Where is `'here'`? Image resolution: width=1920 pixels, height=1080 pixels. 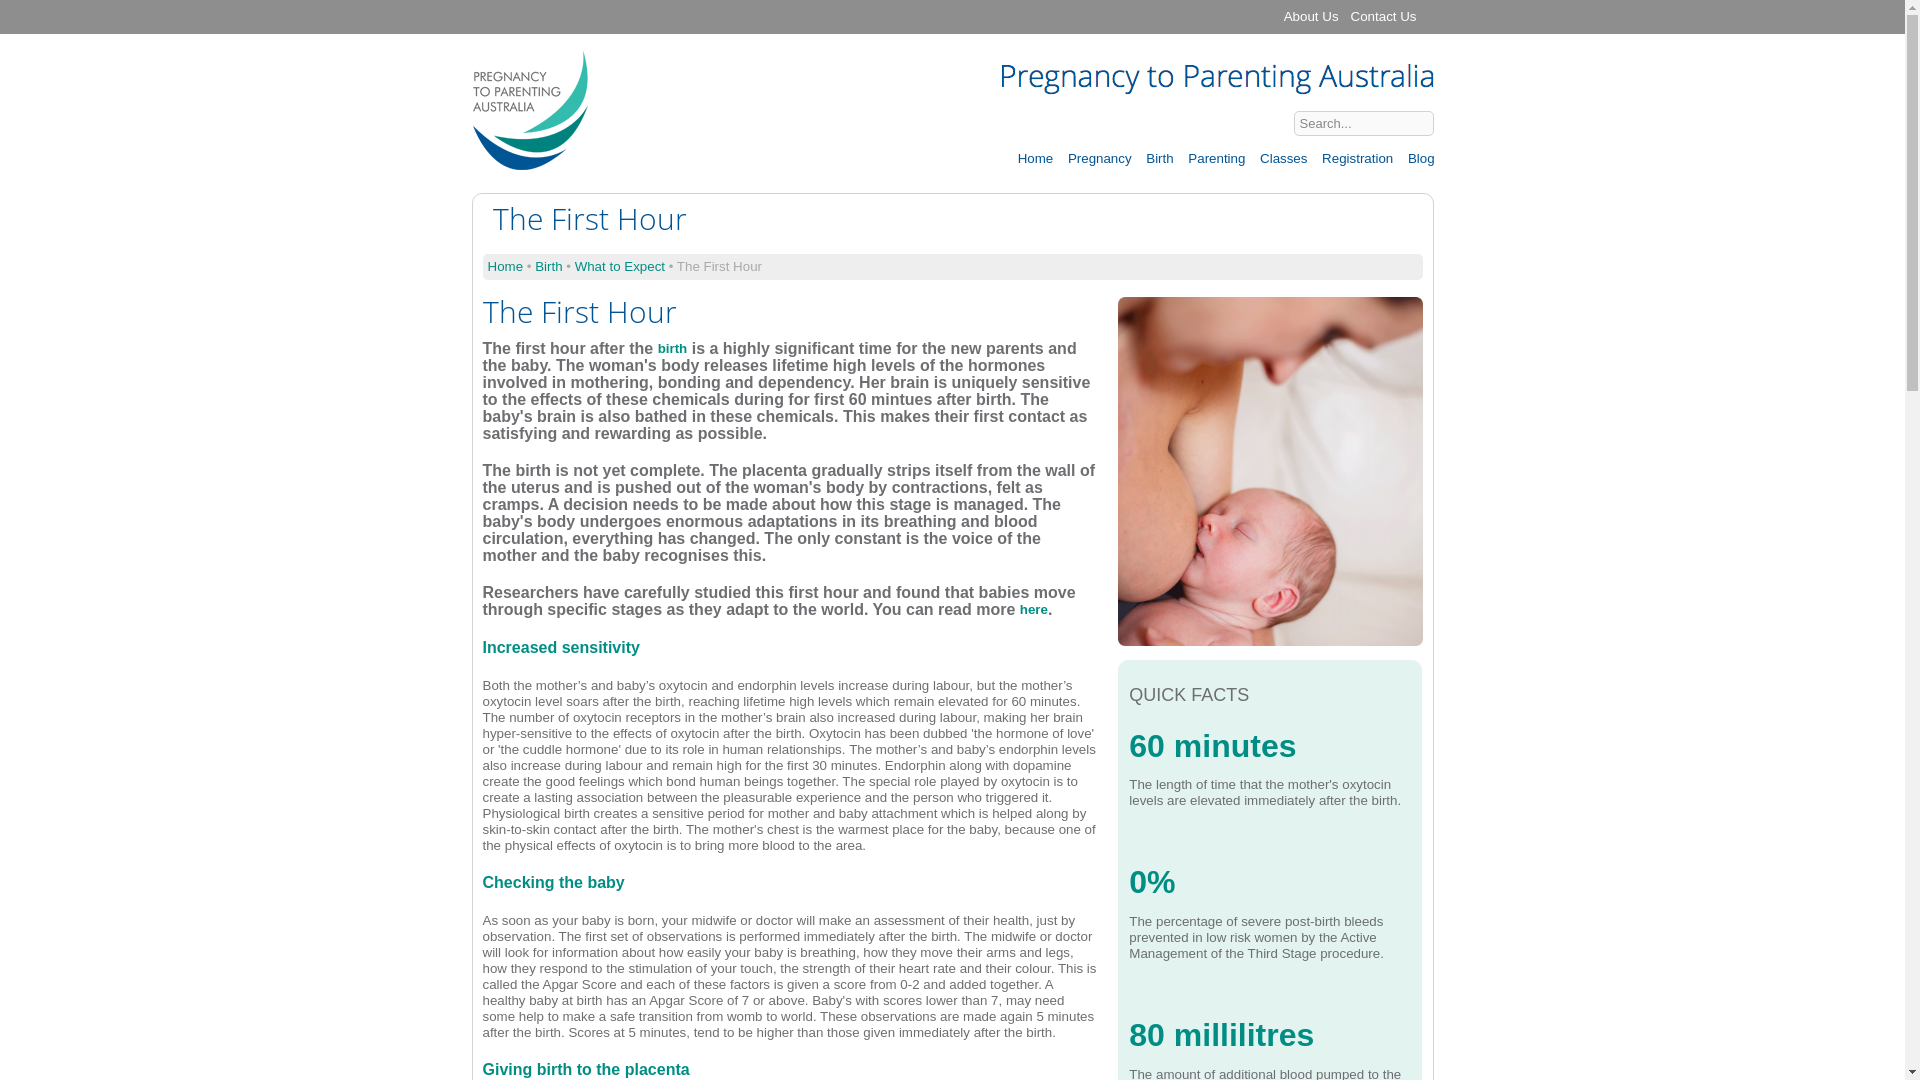
'here' is located at coordinates (1033, 608).